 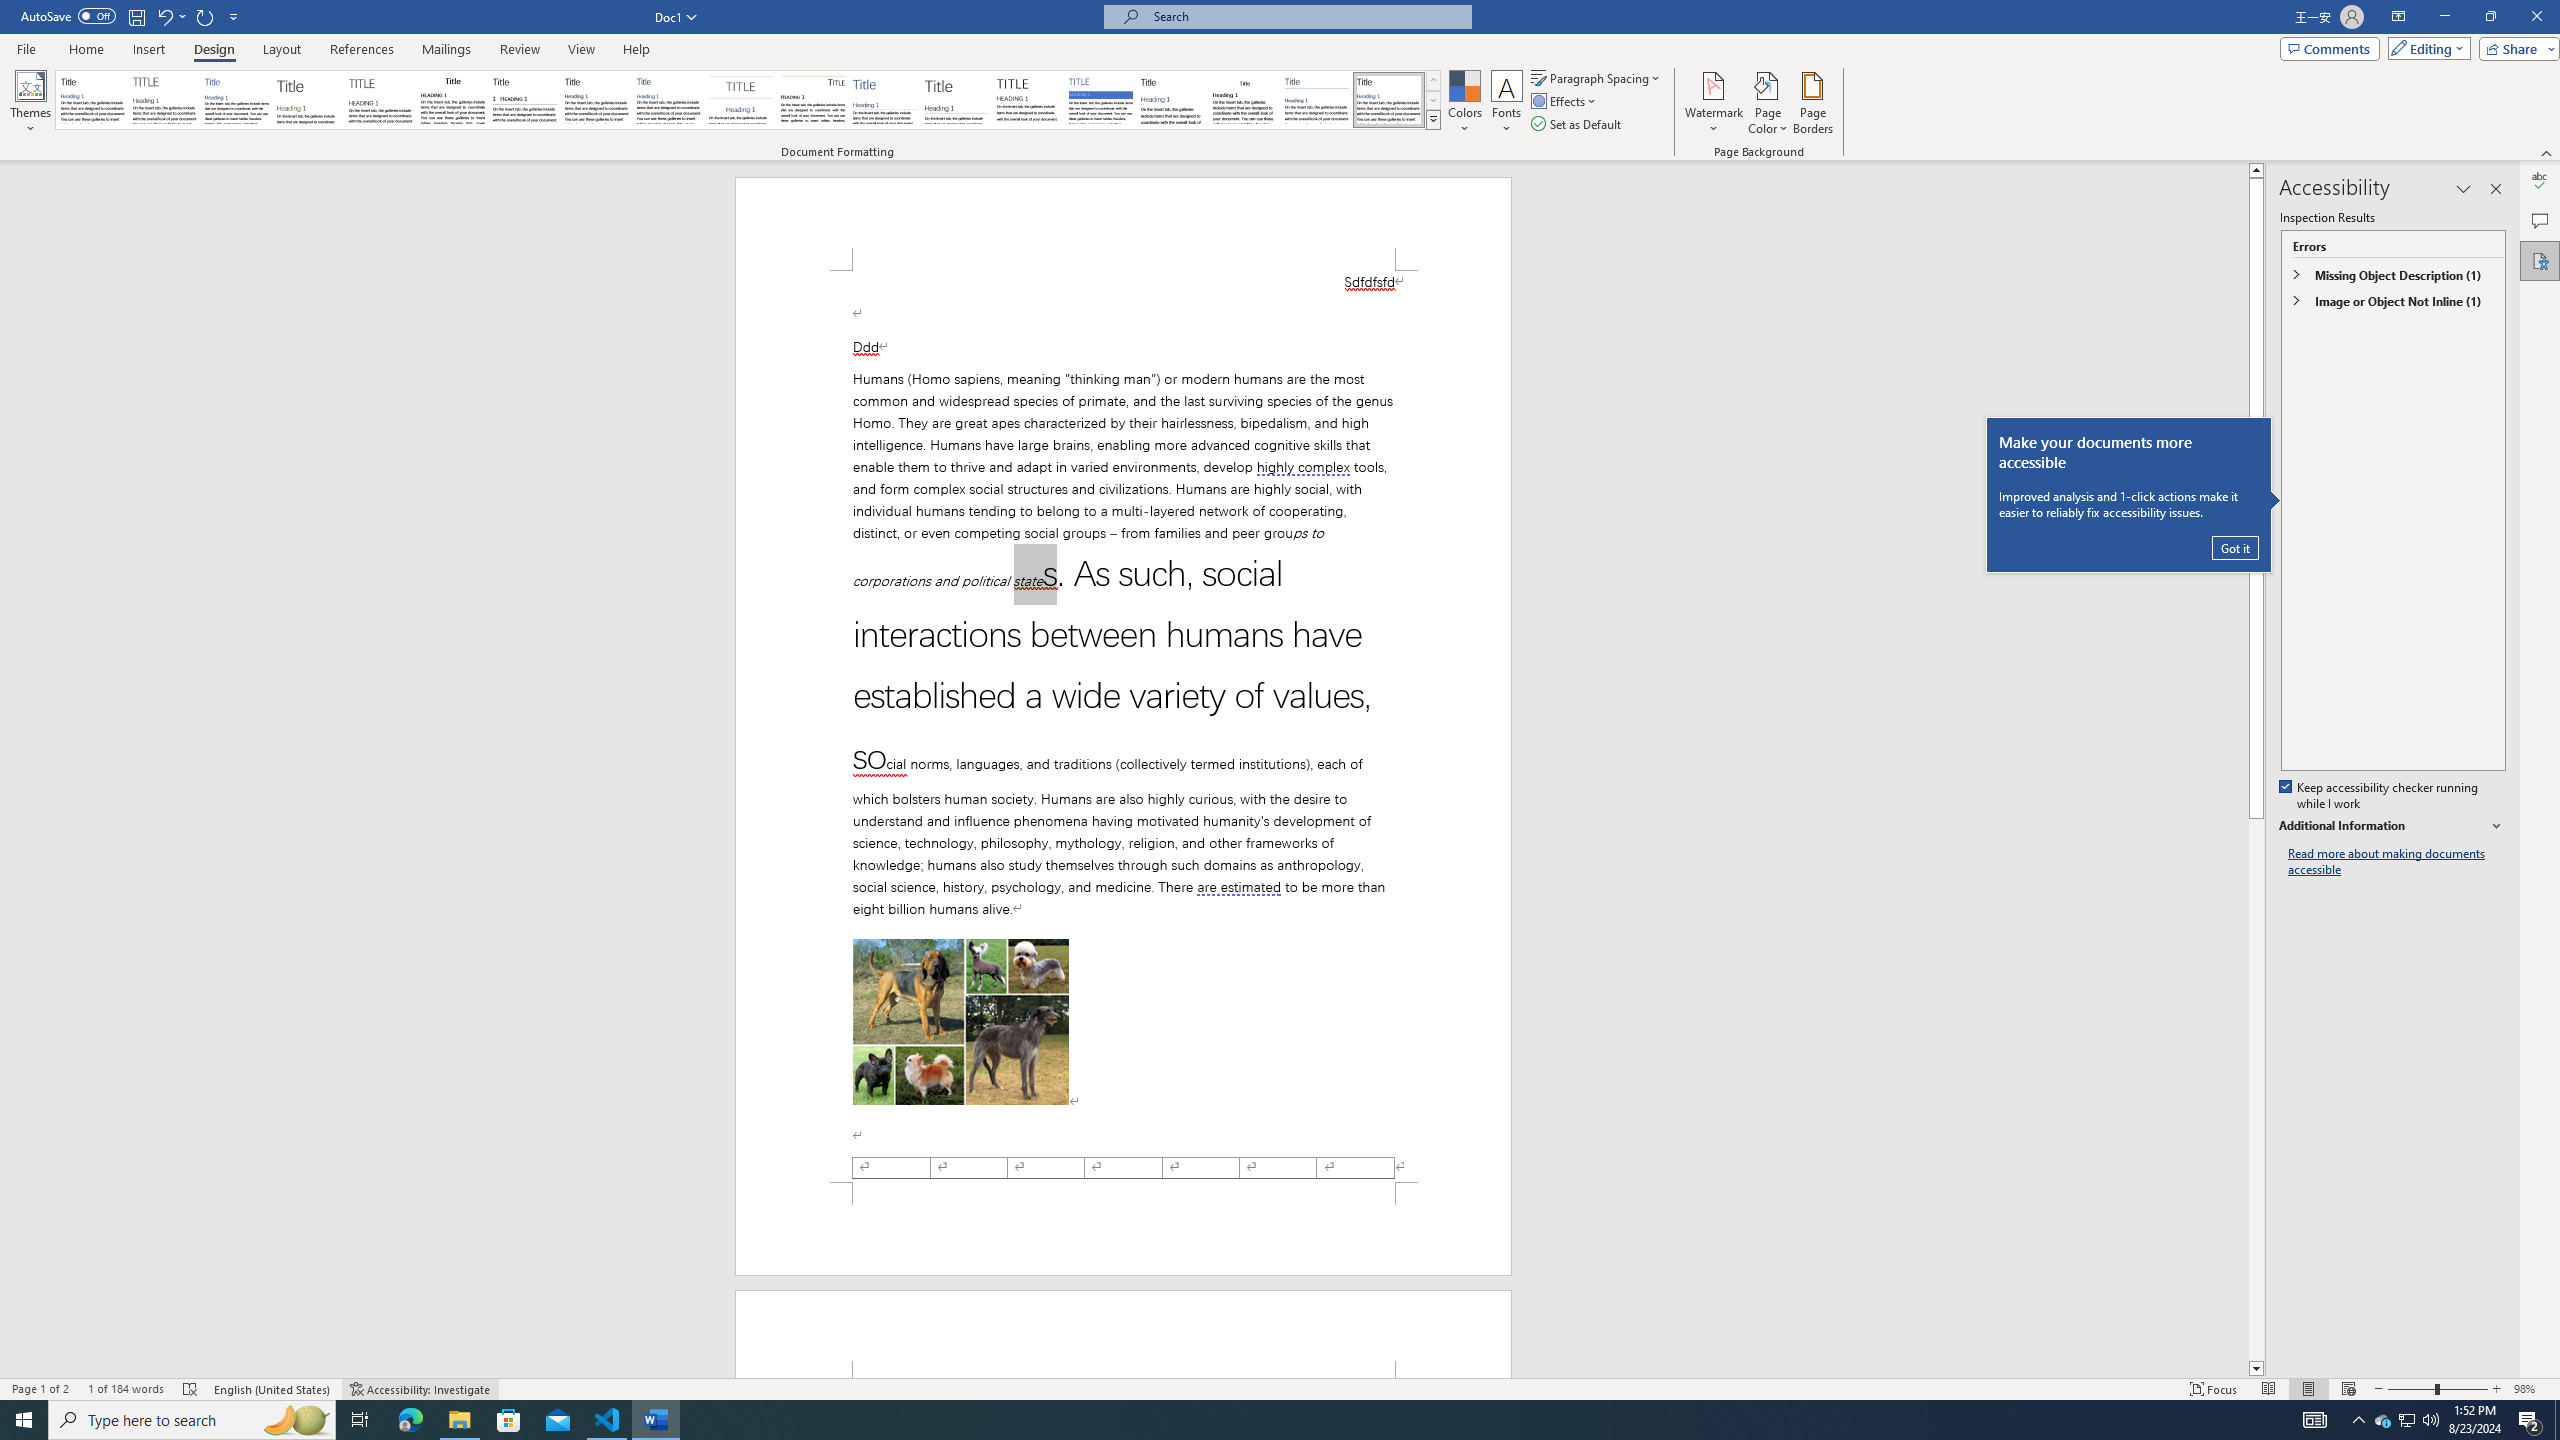 What do you see at coordinates (1432, 118) in the screenshot?
I see `'Style Set'` at bounding box center [1432, 118].